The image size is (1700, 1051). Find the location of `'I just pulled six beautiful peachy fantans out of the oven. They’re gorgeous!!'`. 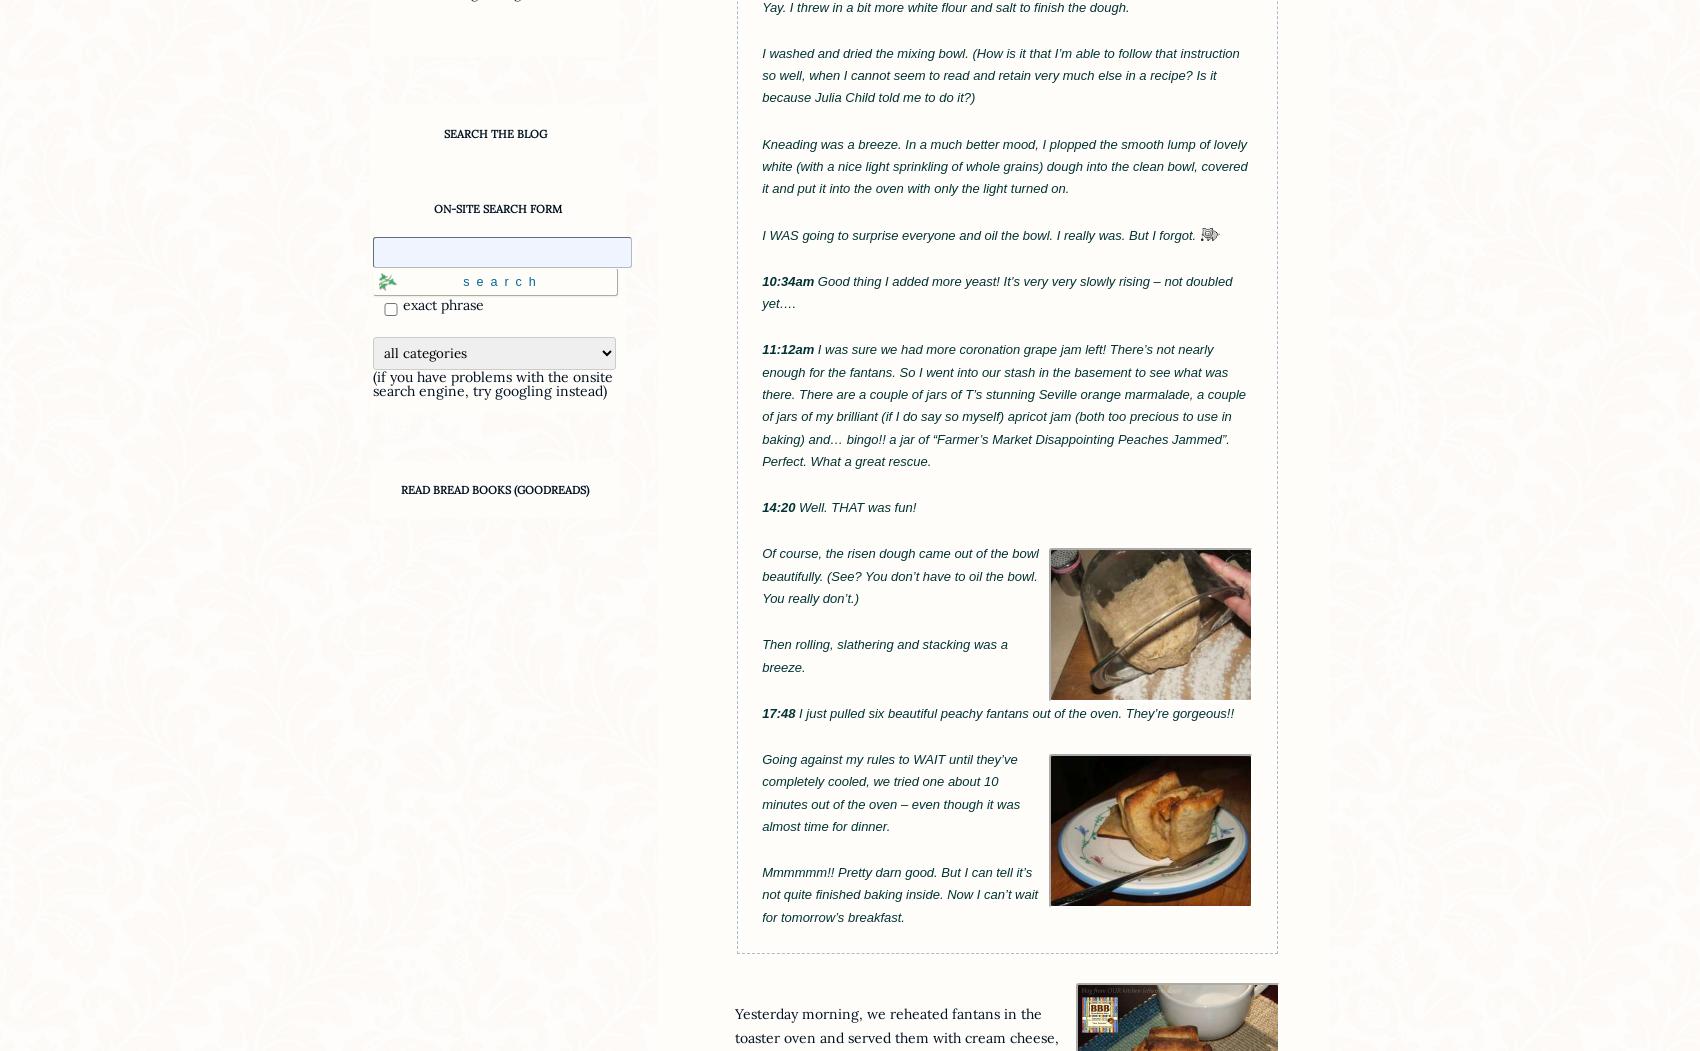

'I just pulled six beautiful peachy fantans out of the oven. They’re gorgeous!!' is located at coordinates (1013, 711).